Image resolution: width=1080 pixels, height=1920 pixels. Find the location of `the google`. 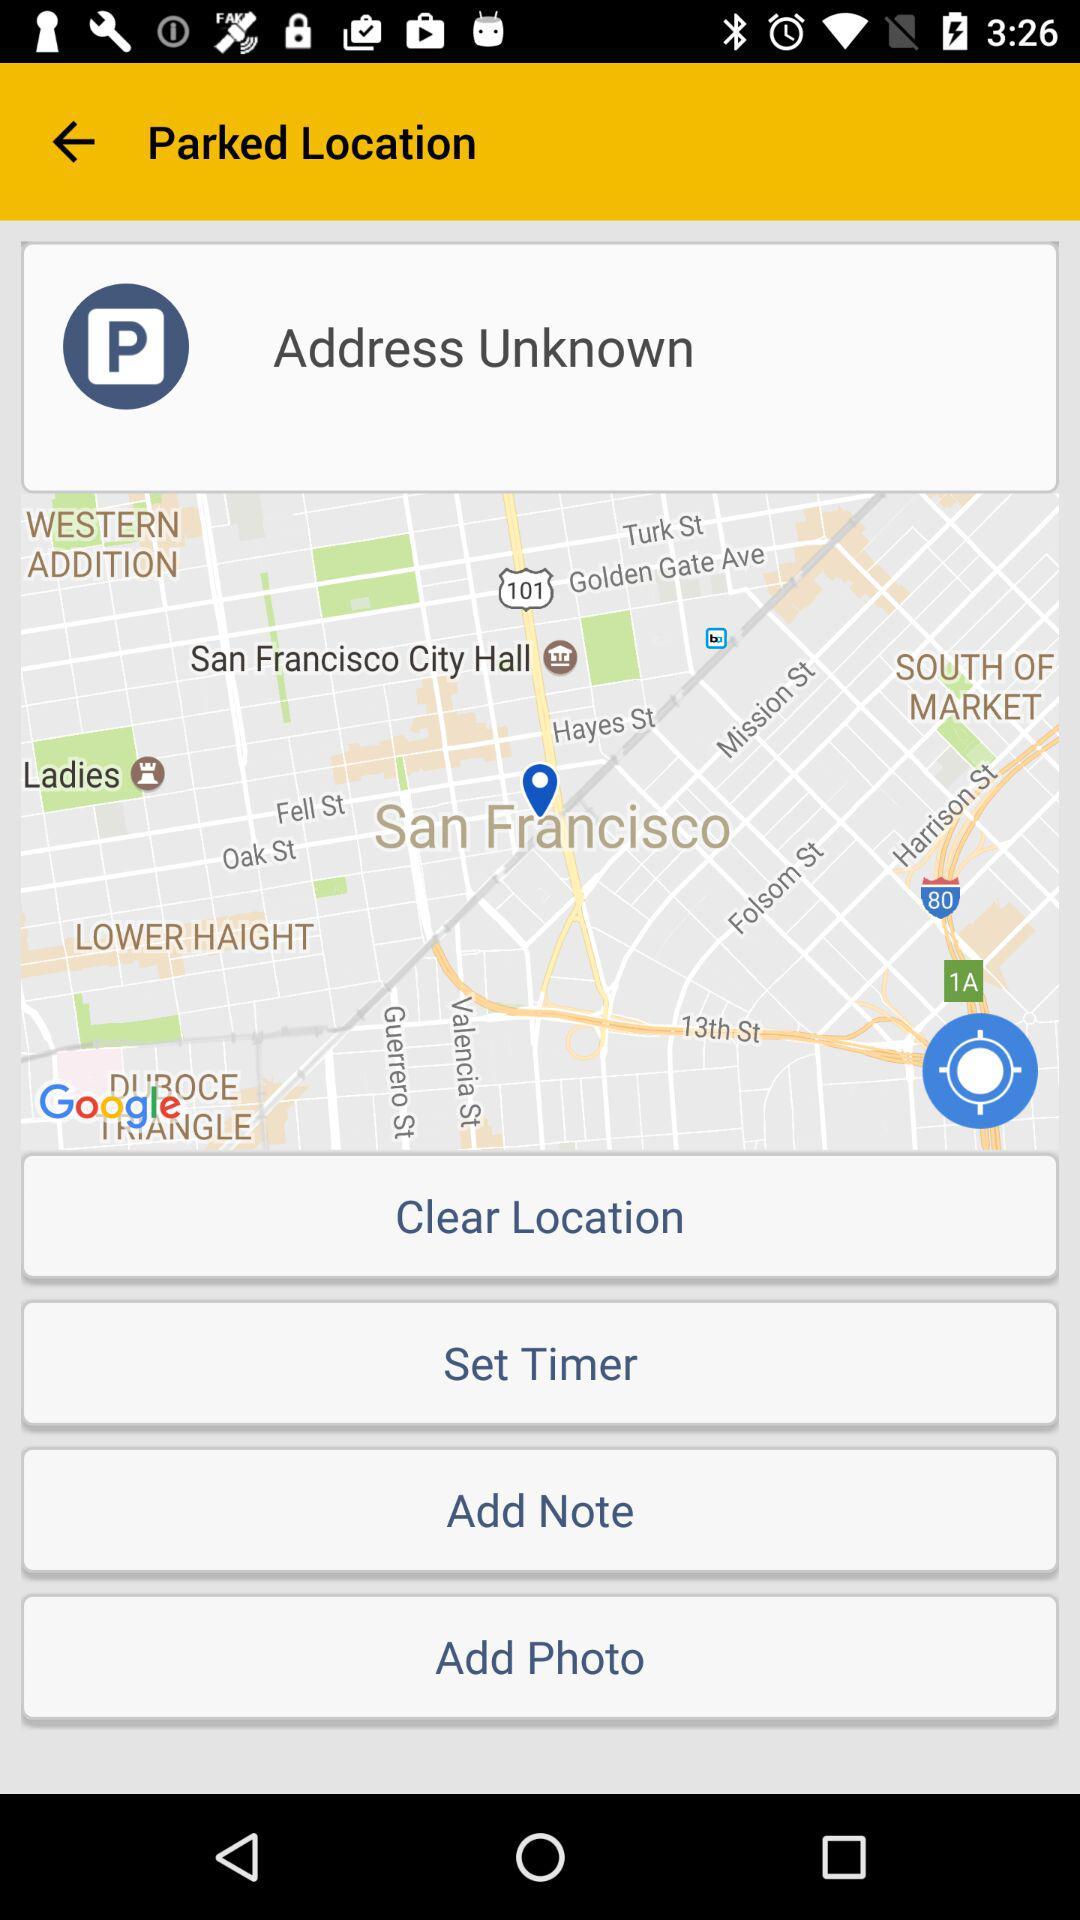

the google is located at coordinates (113, 1106).